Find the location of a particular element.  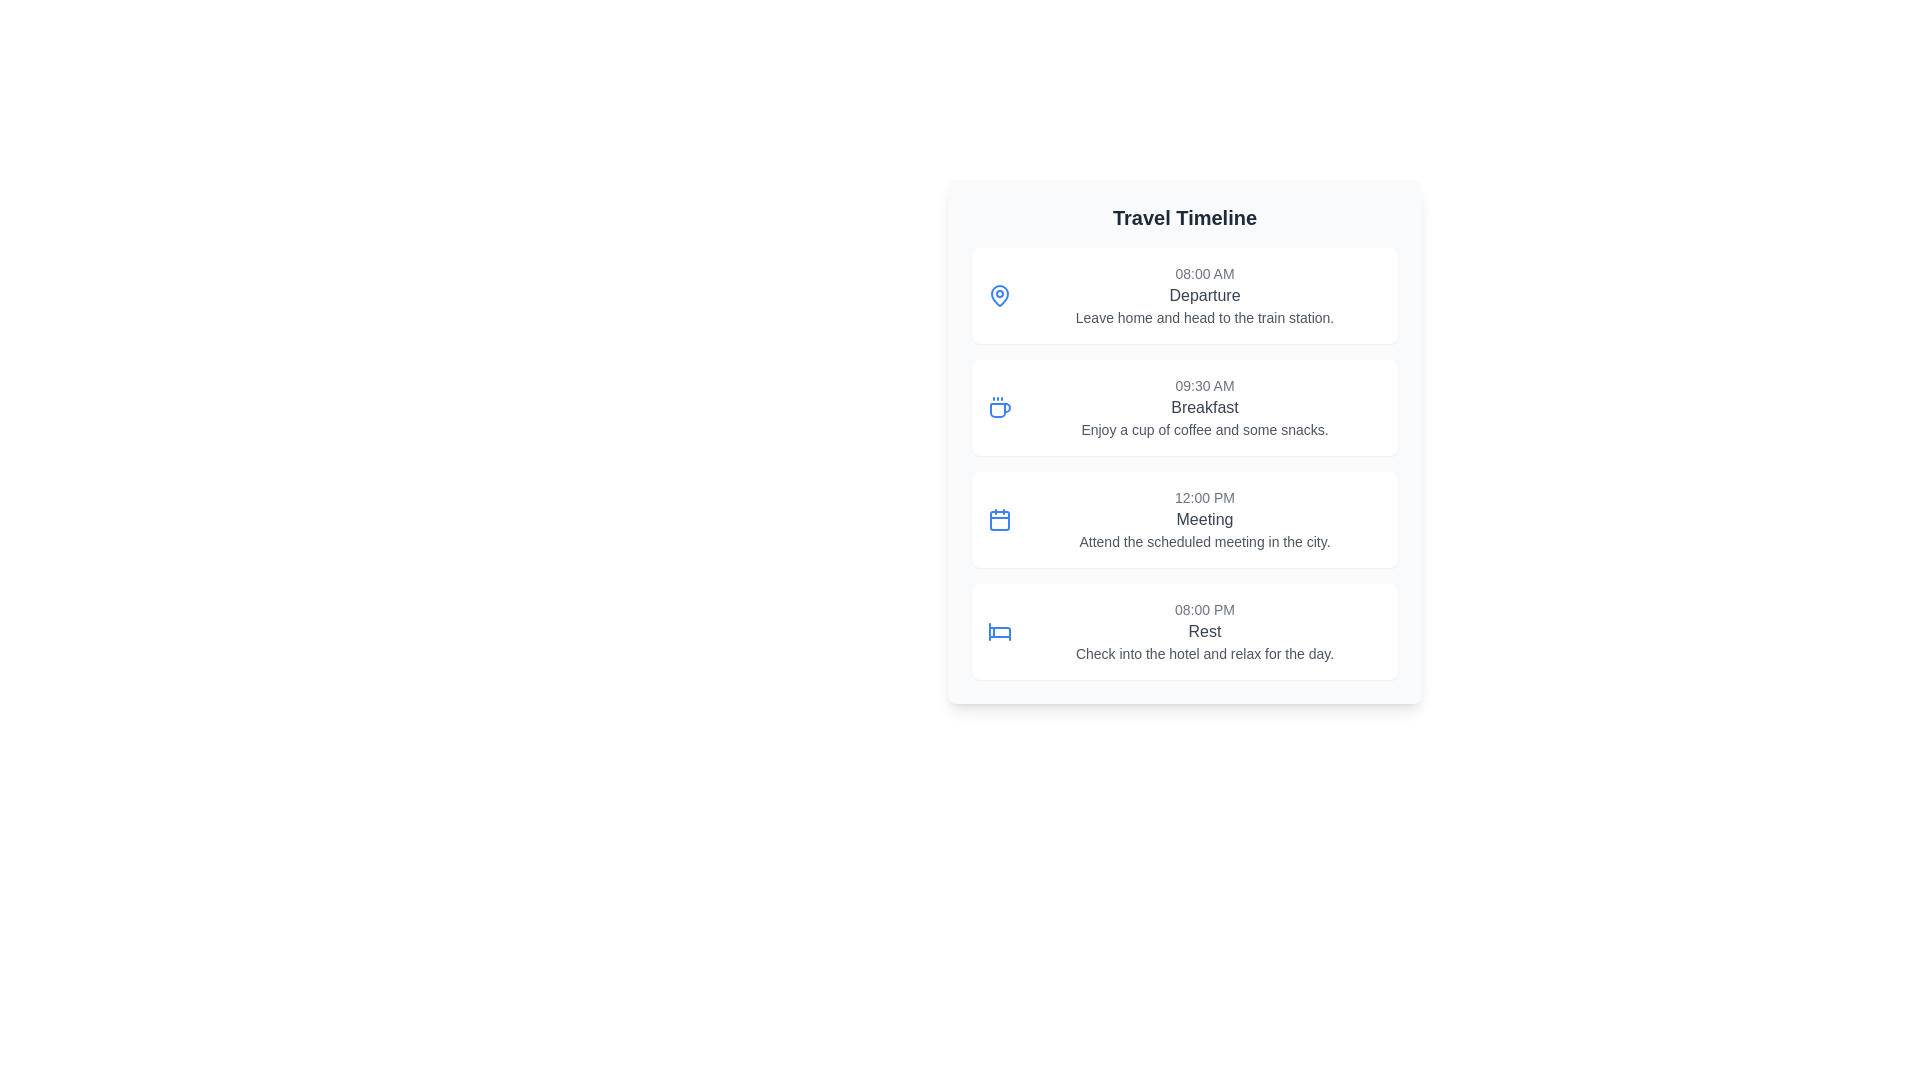

the Rest activity icon, represented by a bed symbol, located at the bottom card of the list is located at coordinates (999, 632).